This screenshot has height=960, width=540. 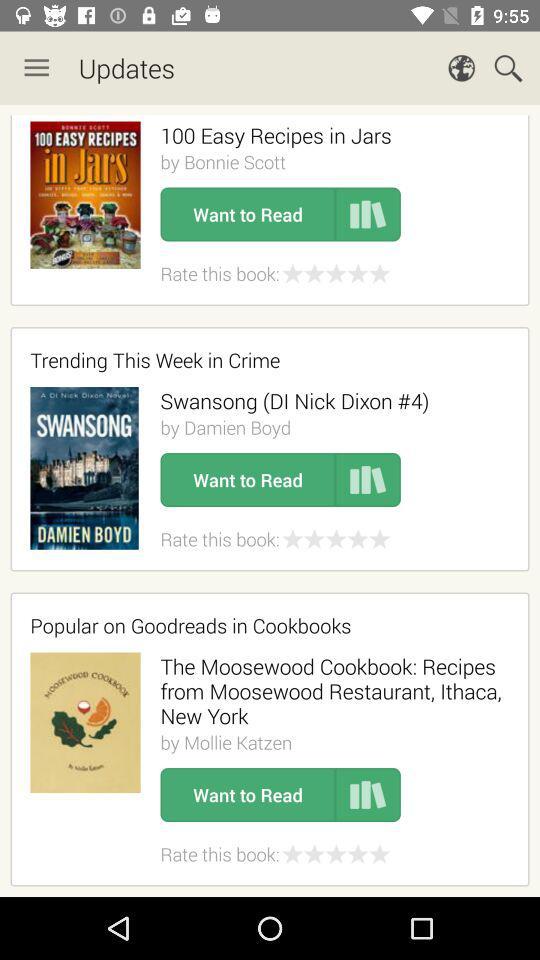 What do you see at coordinates (293, 400) in the screenshot?
I see `icon below trending this week icon` at bounding box center [293, 400].